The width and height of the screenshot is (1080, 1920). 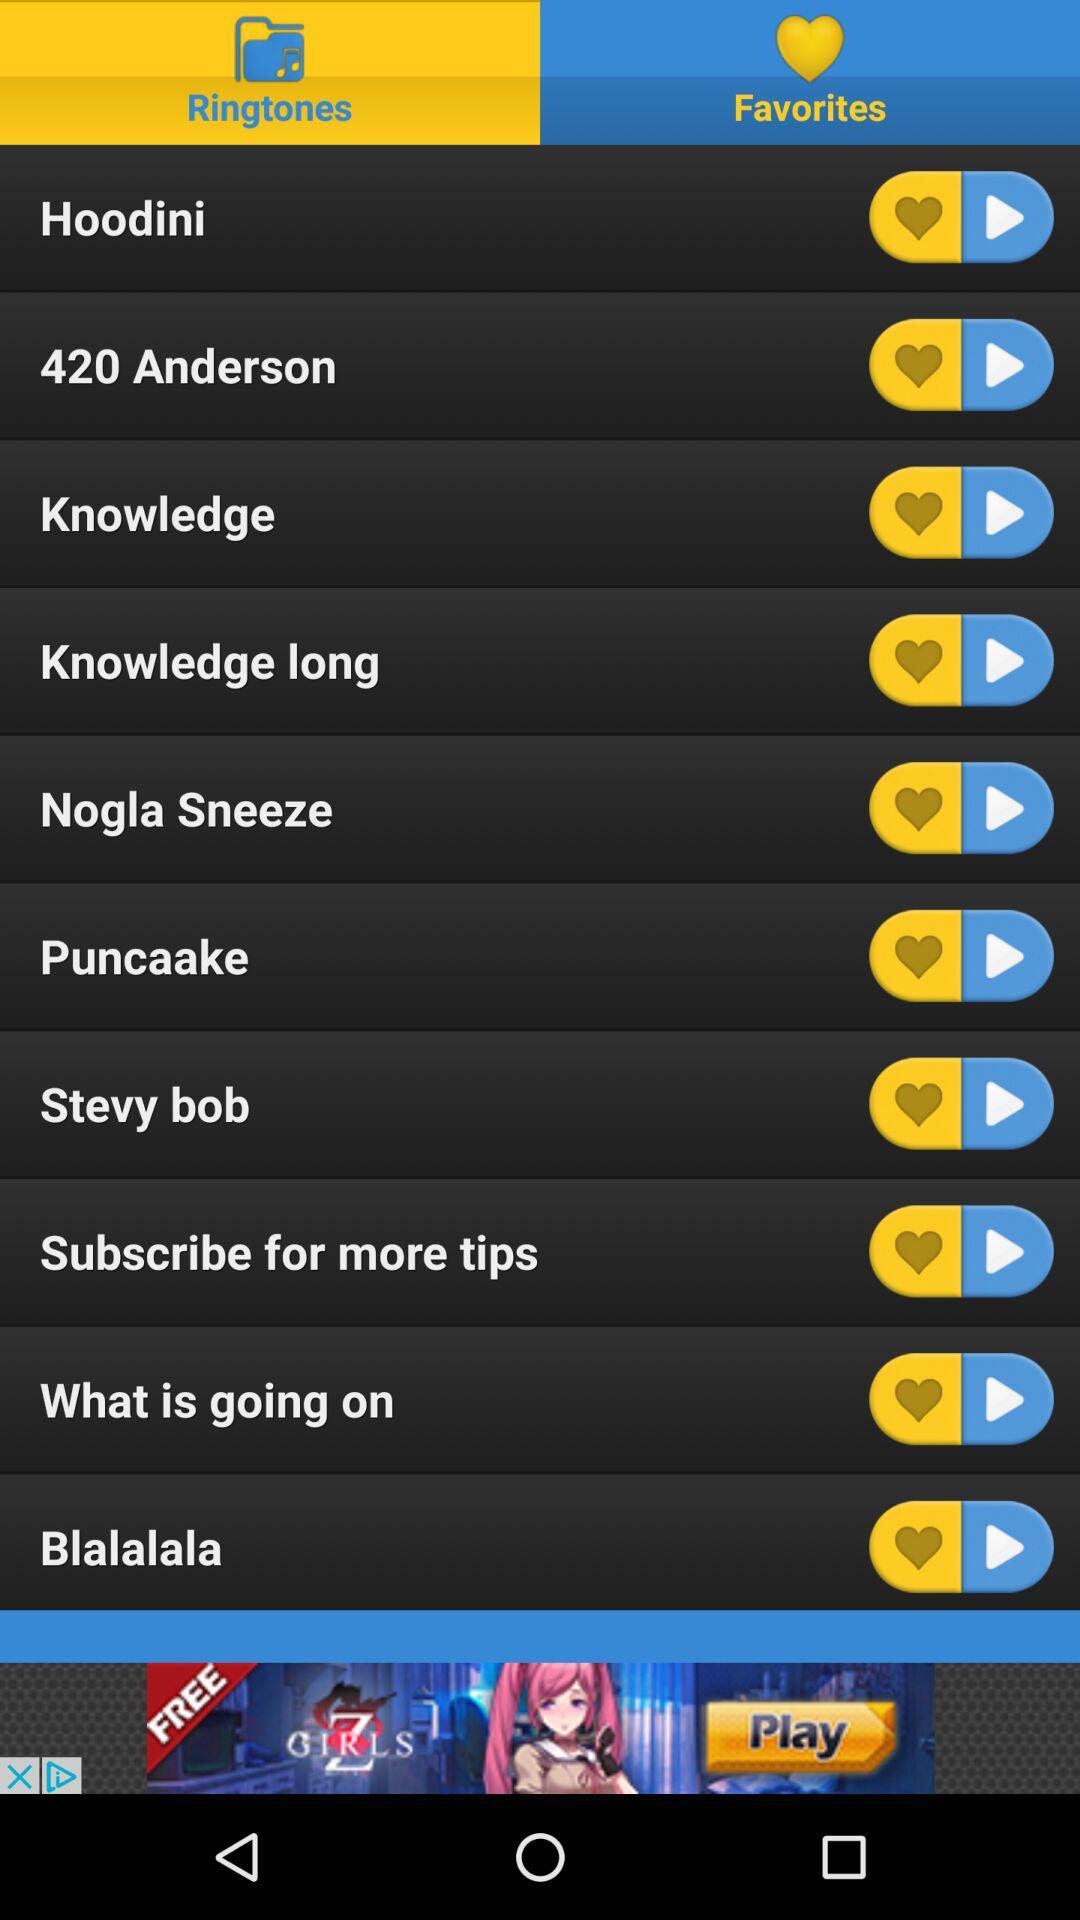 What do you see at coordinates (915, 512) in the screenshot?
I see `check knowledge` at bounding box center [915, 512].